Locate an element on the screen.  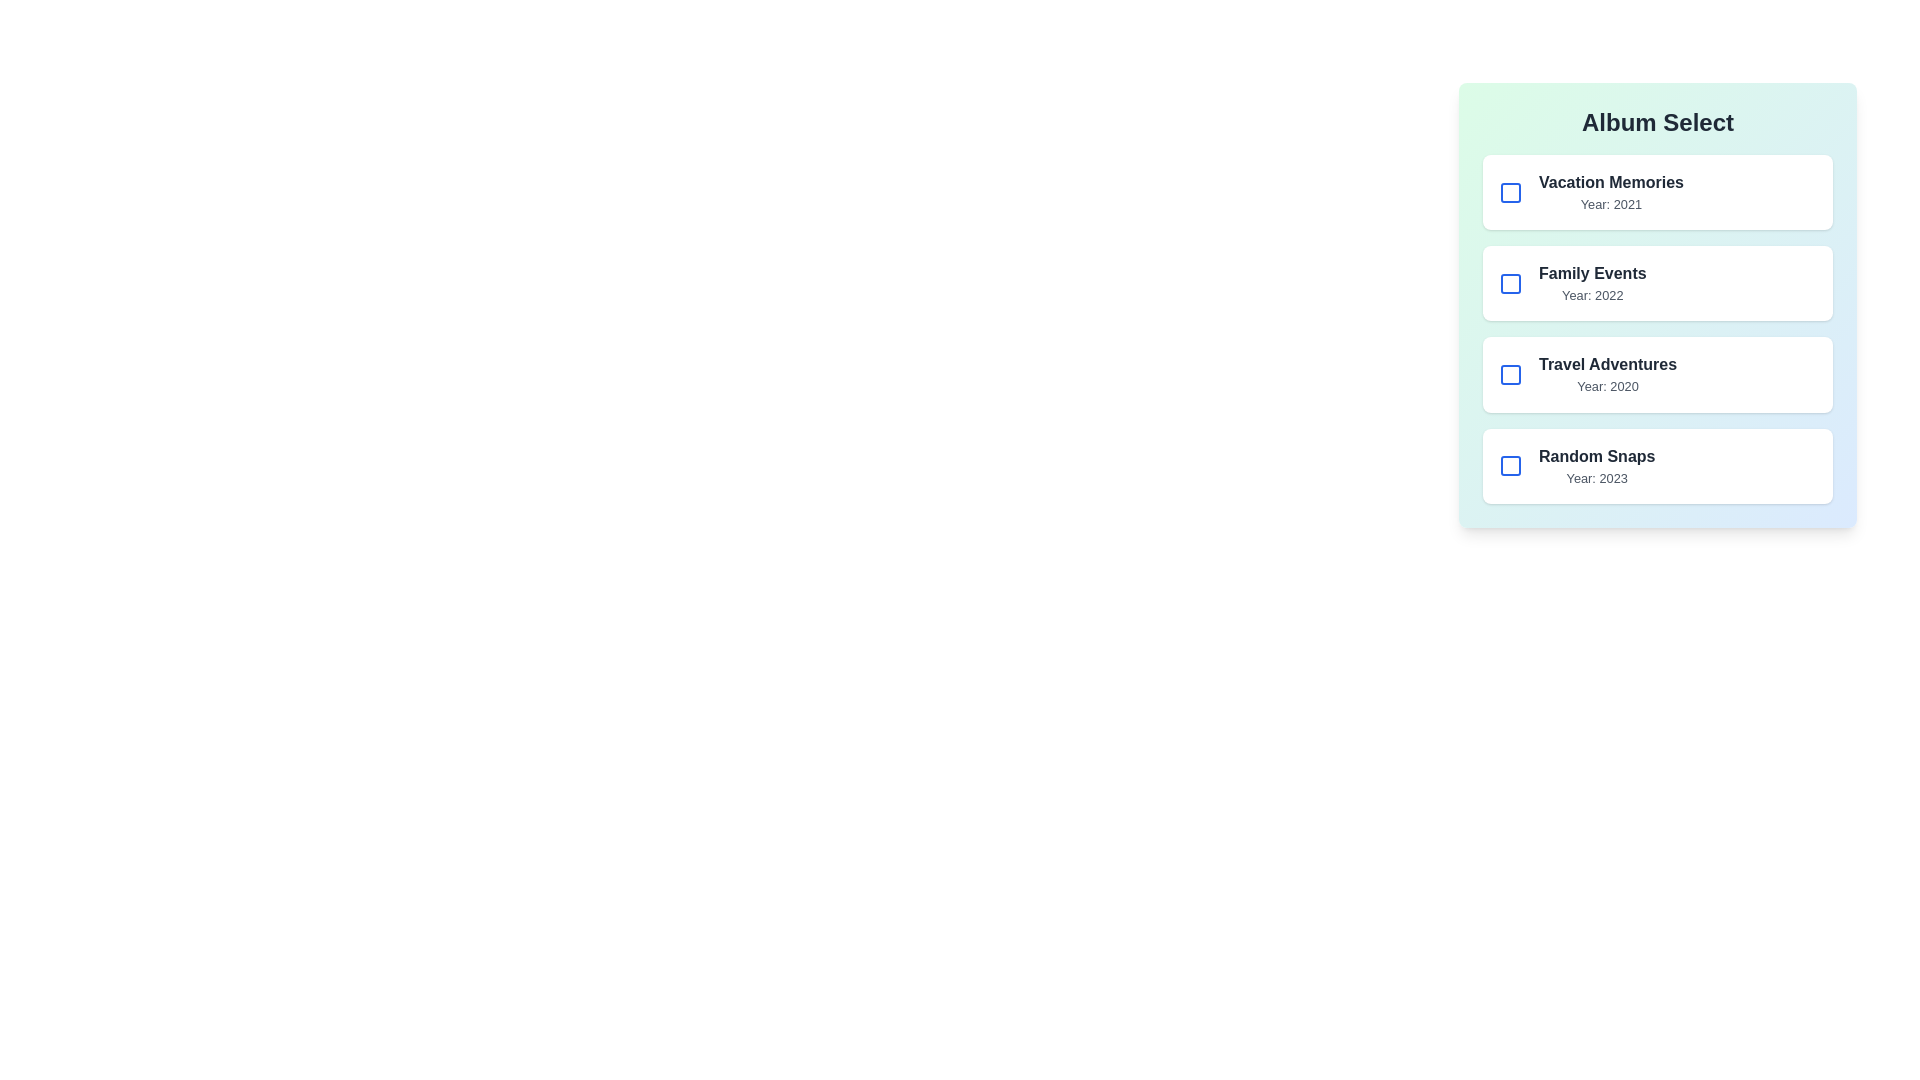
the album Travel Adventures is located at coordinates (1511, 374).